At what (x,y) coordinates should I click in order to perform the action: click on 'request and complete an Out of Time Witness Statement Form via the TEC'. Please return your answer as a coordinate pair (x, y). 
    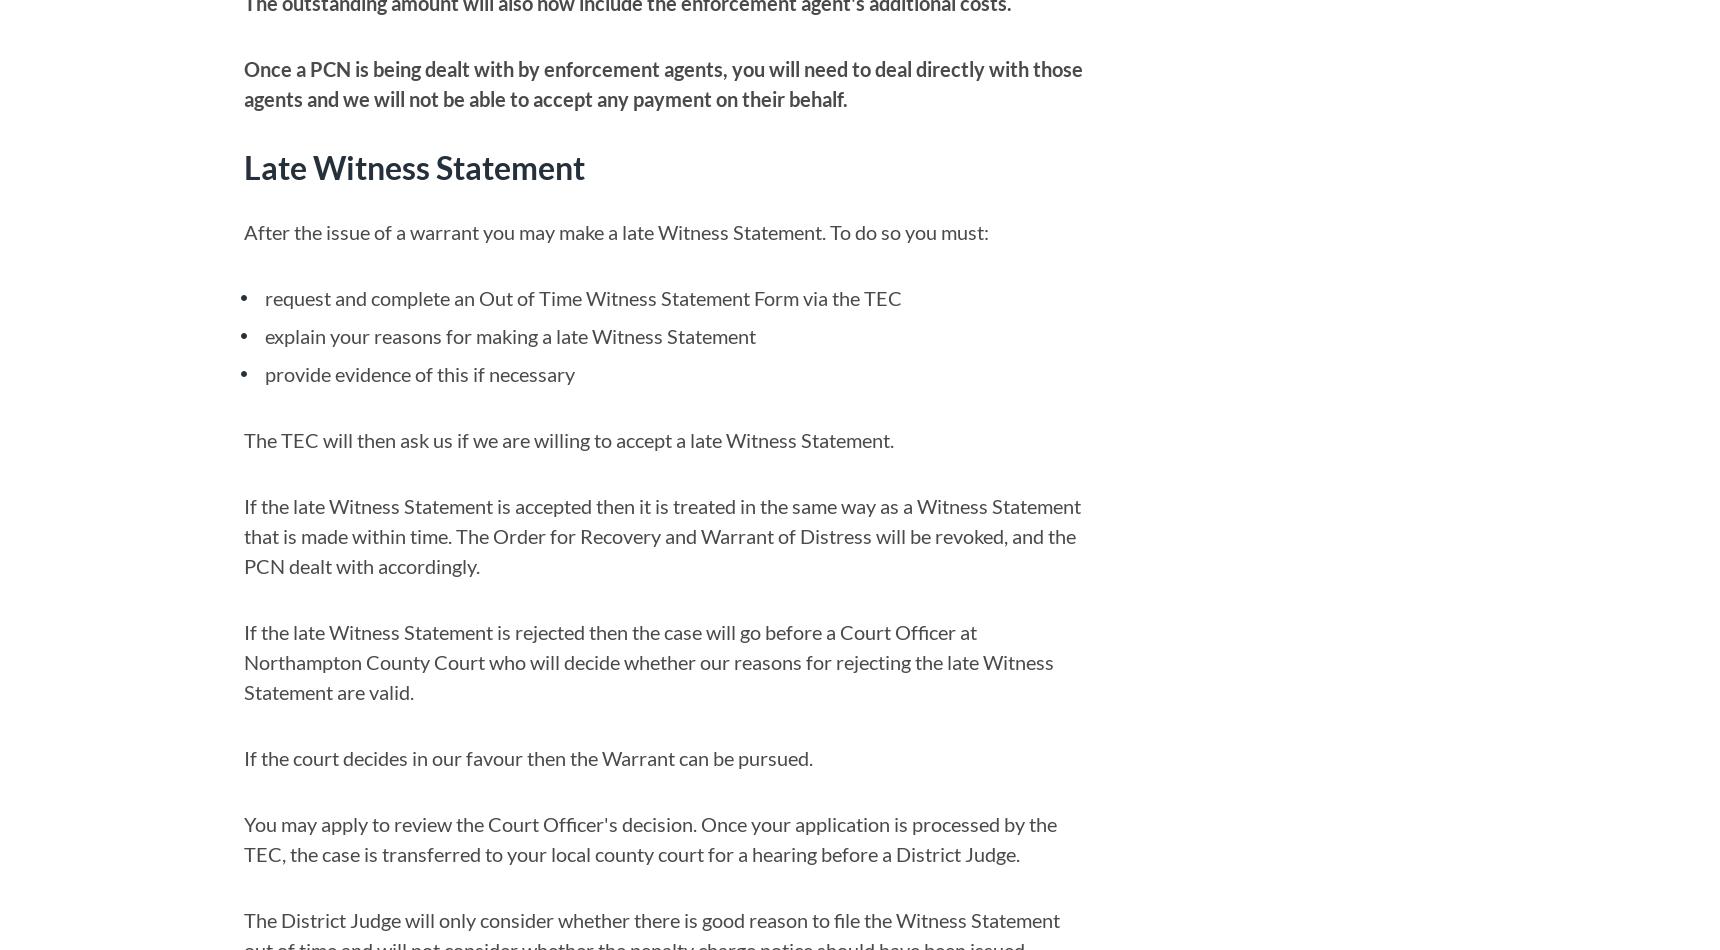
    Looking at the image, I should click on (582, 297).